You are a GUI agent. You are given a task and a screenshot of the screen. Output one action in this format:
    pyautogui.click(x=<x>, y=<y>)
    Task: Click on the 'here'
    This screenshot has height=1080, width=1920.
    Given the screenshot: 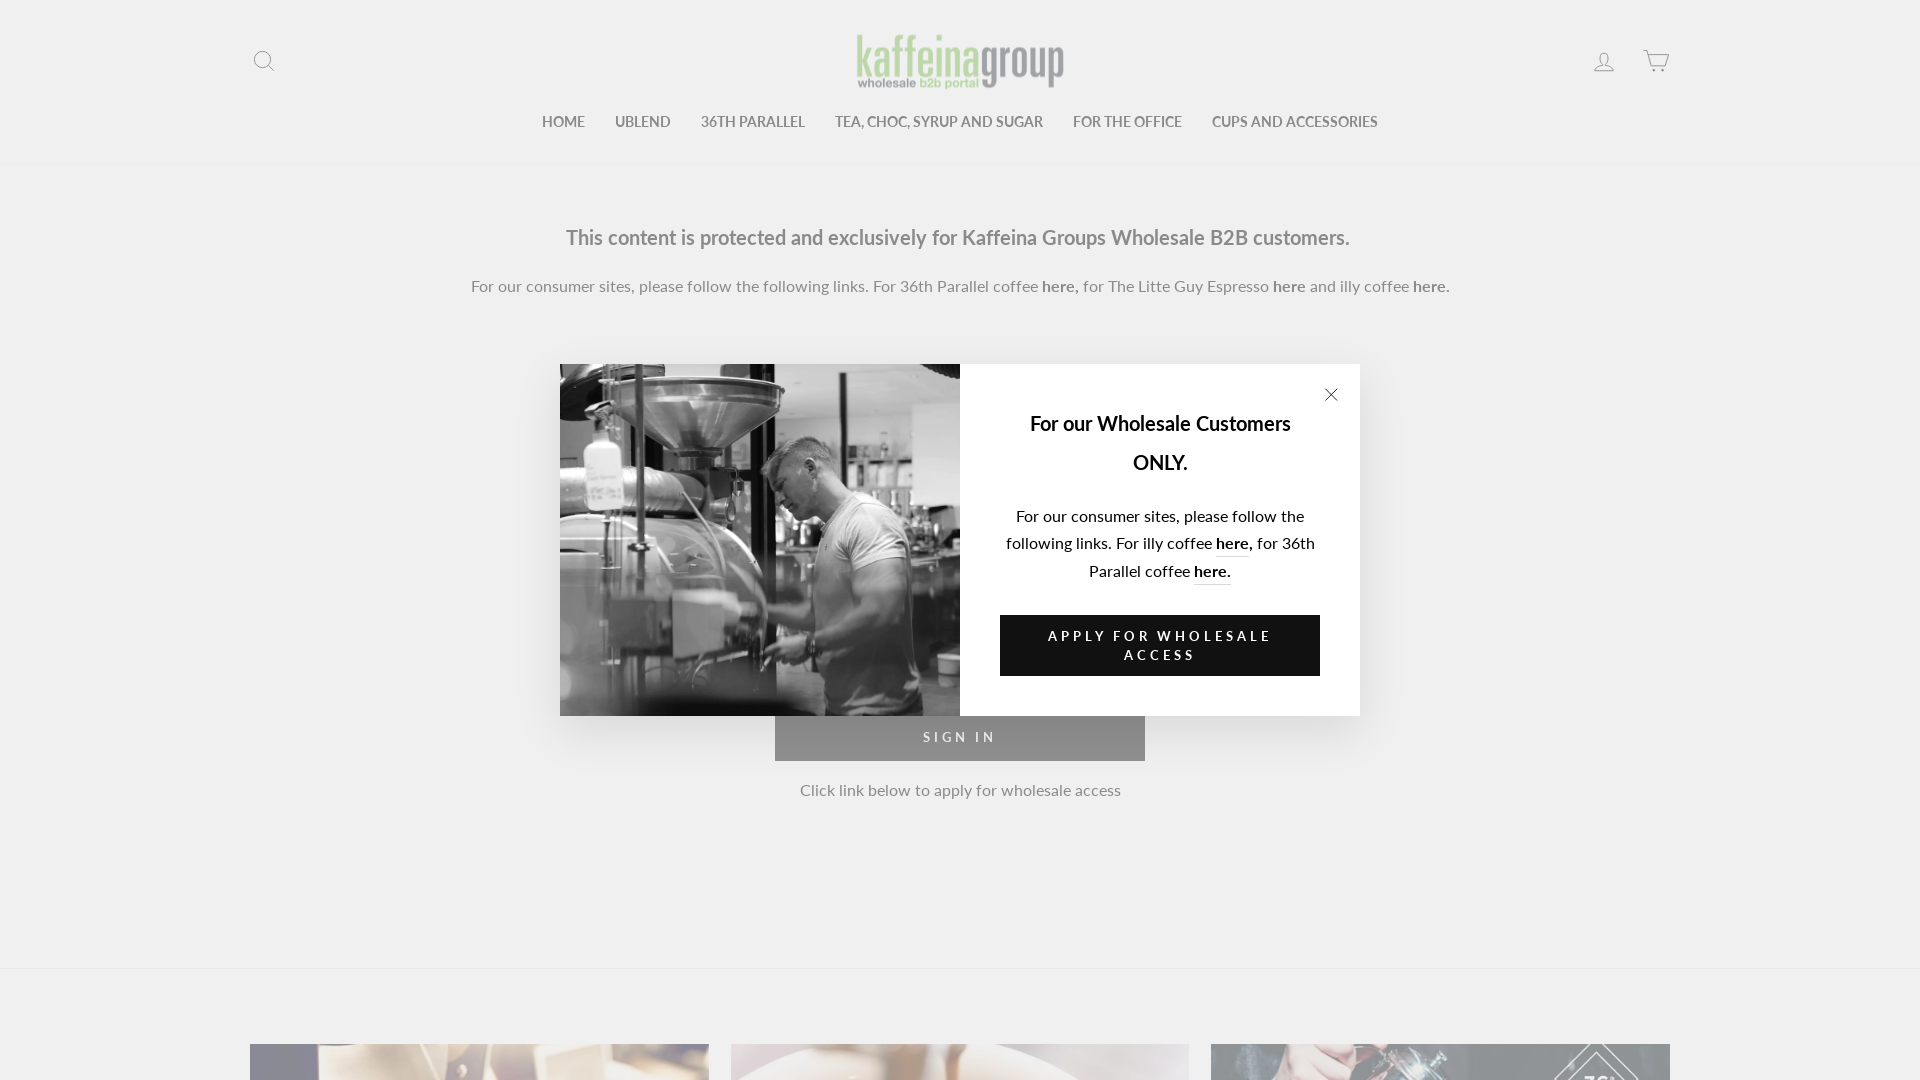 What is the action you would take?
    pyautogui.click(x=1231, y=543)
    